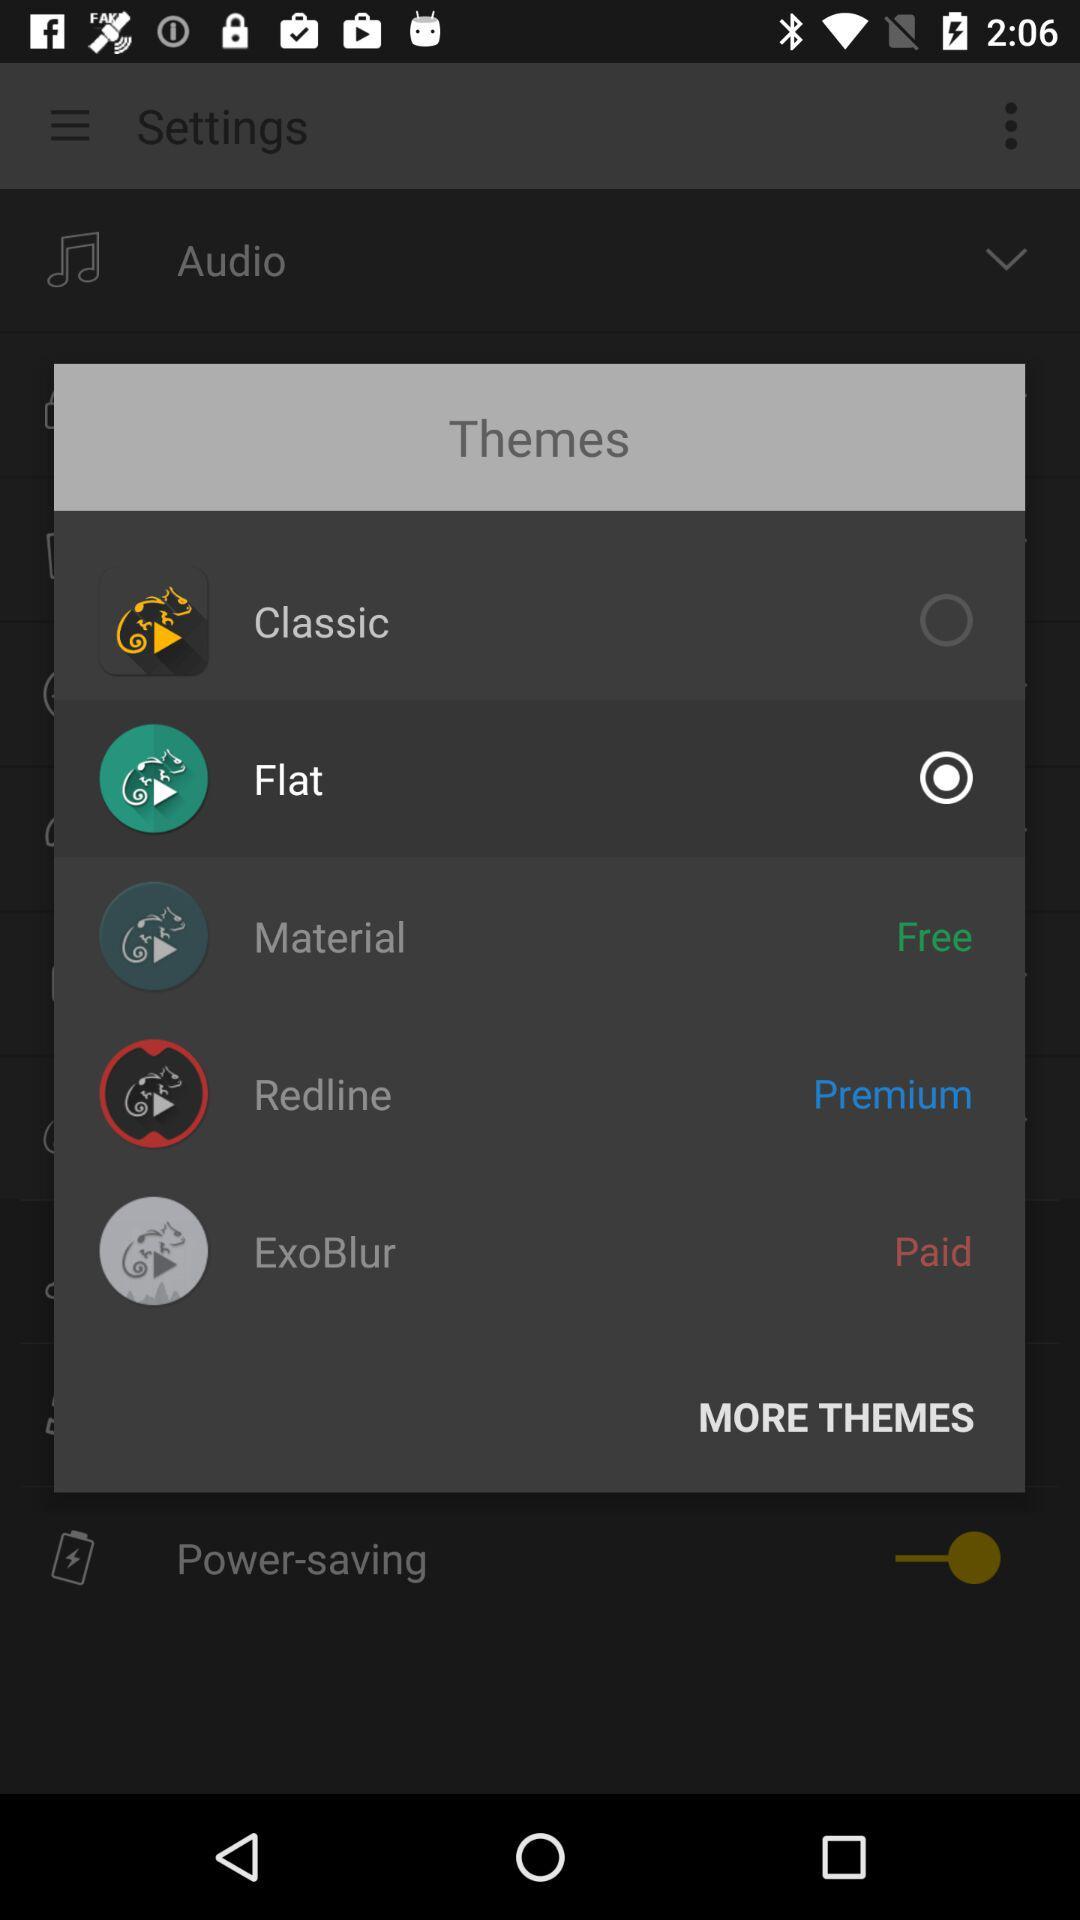 The width and height of the screenshot is (1080, 1920). Describe the element at coordinates (933, 1249) in the screenshot. I see `the item next to the exoblur icon` at that location.